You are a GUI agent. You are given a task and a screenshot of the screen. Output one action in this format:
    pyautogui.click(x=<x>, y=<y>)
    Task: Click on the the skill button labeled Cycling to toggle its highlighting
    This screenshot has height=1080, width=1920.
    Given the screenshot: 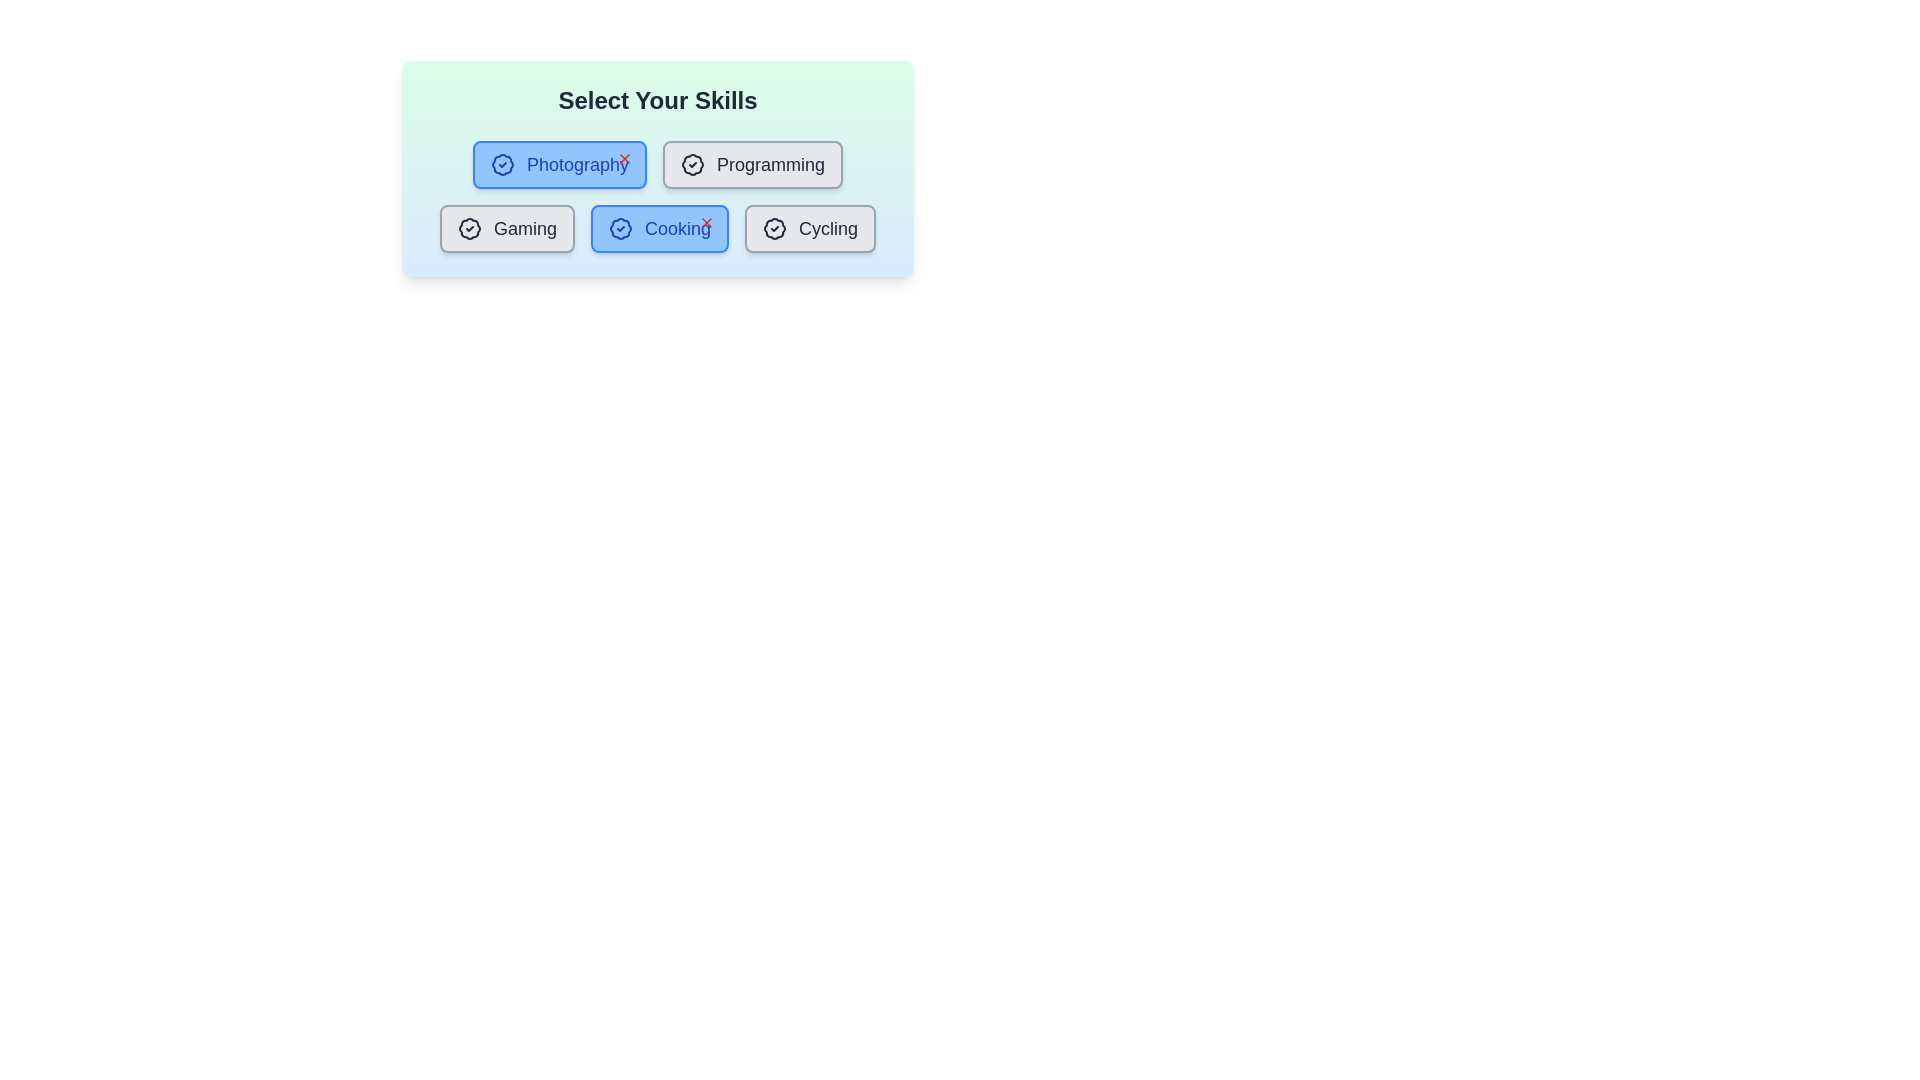 What is the action you would take?
    pyautogui.click(x=810, y=227)
    